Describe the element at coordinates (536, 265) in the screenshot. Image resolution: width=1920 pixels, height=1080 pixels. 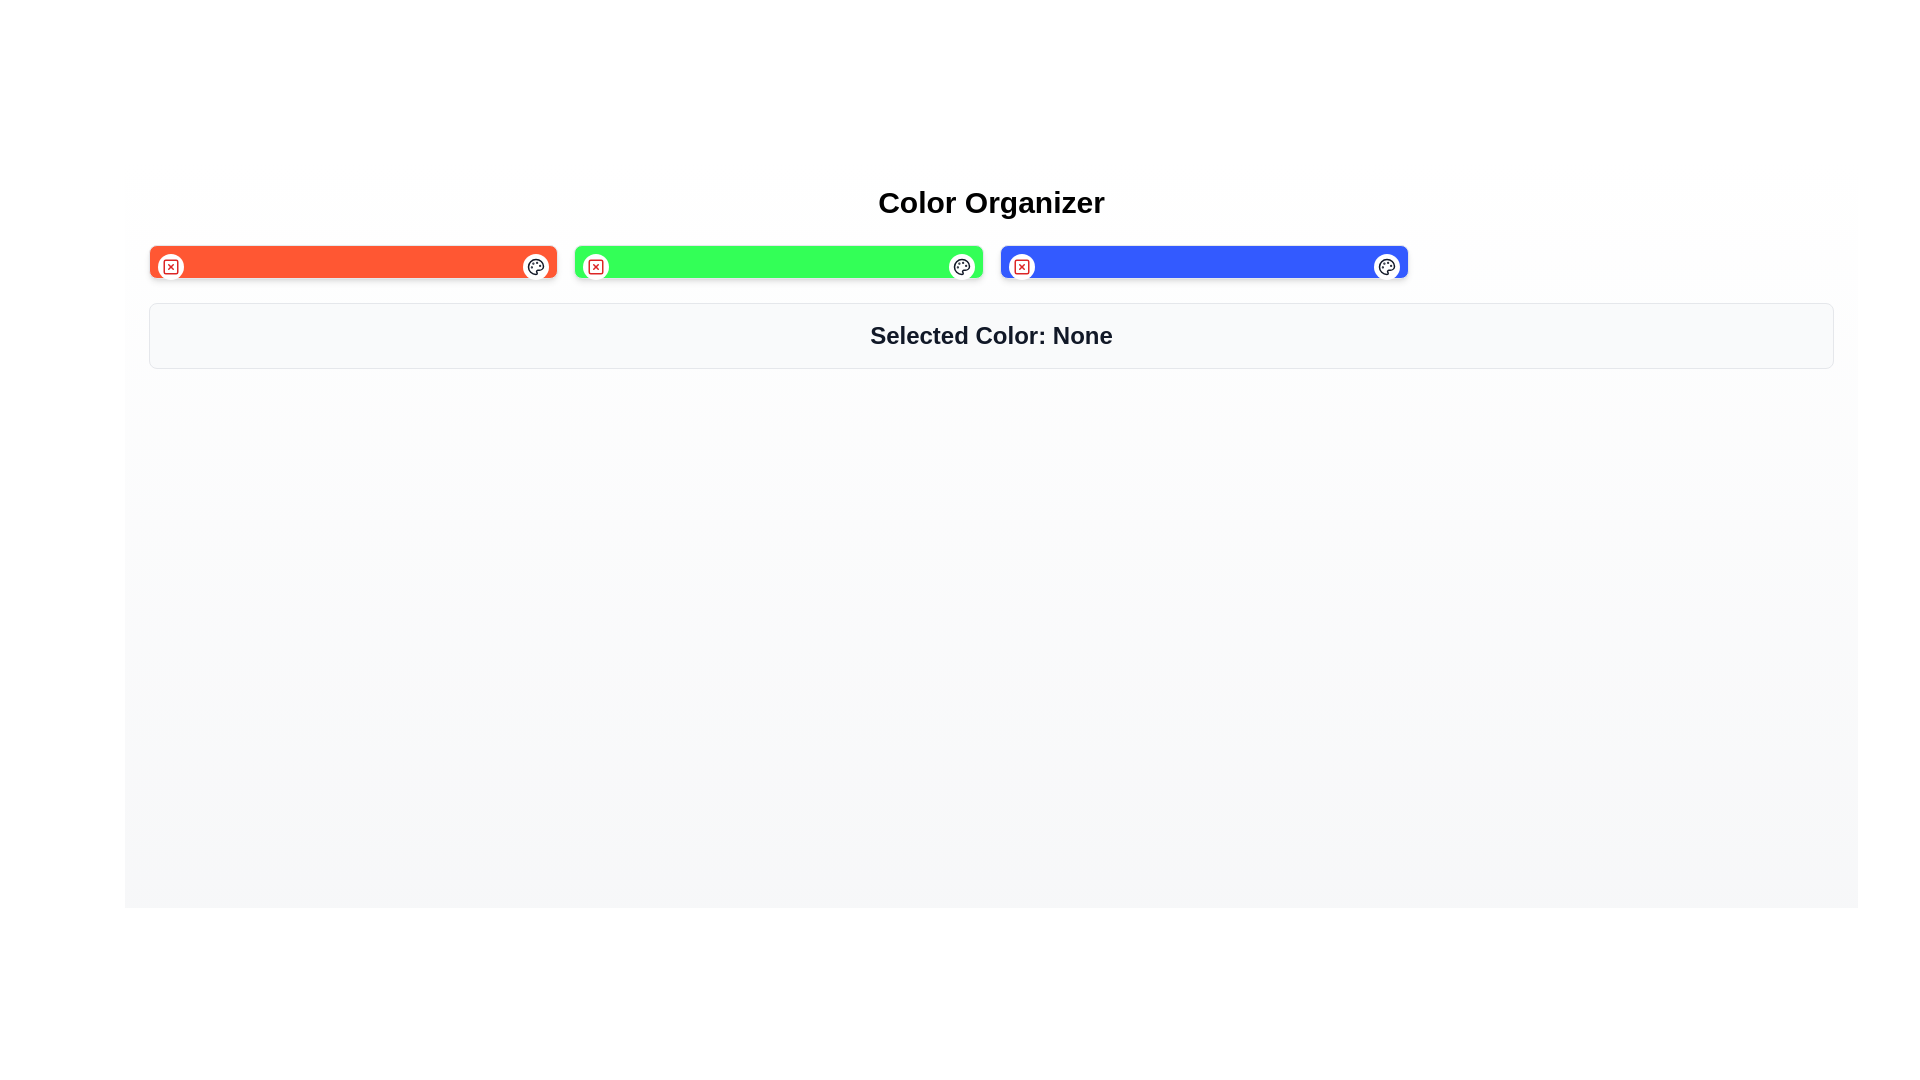
I see `the palette icon button located to the right of the green color bar, which is designed with a circular layout and small colored circles representing paints` at that location.